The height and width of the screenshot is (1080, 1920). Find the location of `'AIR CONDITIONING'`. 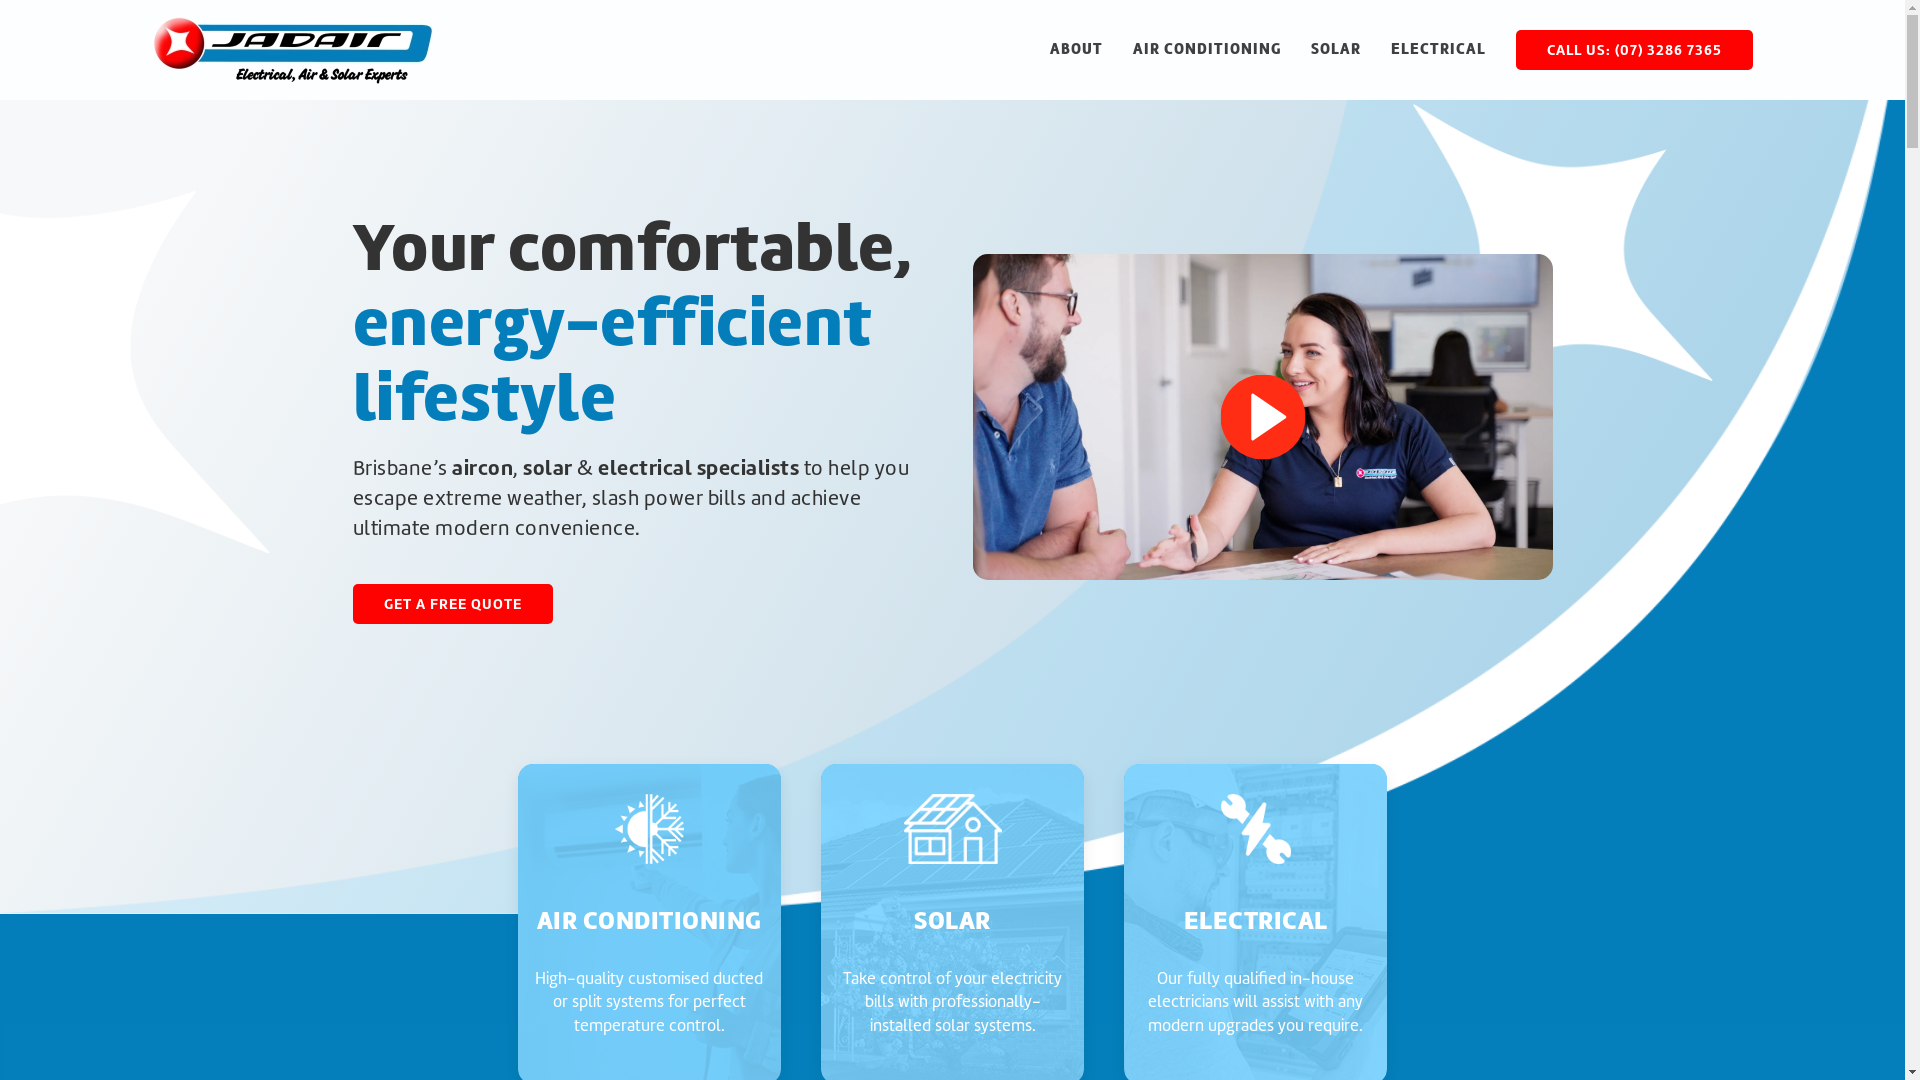

'AIR CONDITIONING' is located at coordinates (1204, 49).